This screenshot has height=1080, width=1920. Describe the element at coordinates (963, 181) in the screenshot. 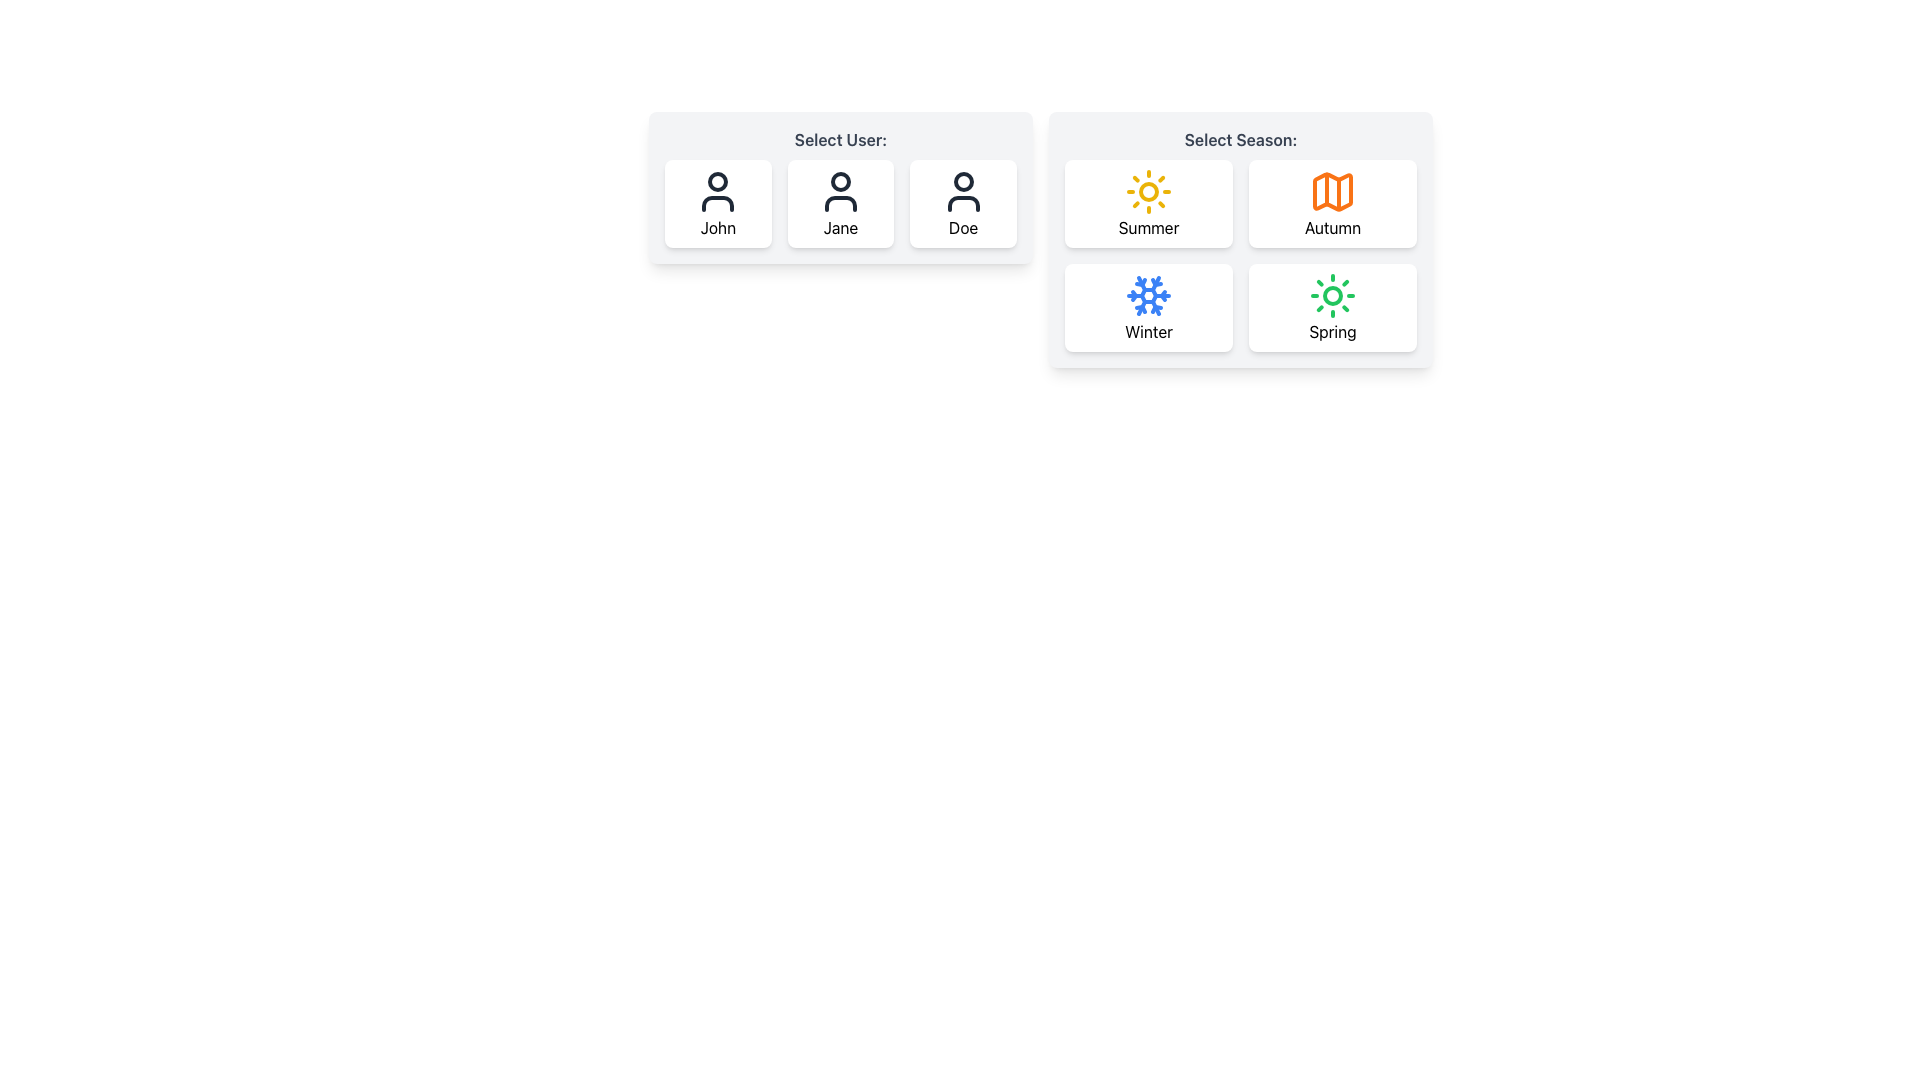

I see `the small circular shape within the 'Doe' user option icon, which appears as a focus mark at the head of the user icon` at that location.